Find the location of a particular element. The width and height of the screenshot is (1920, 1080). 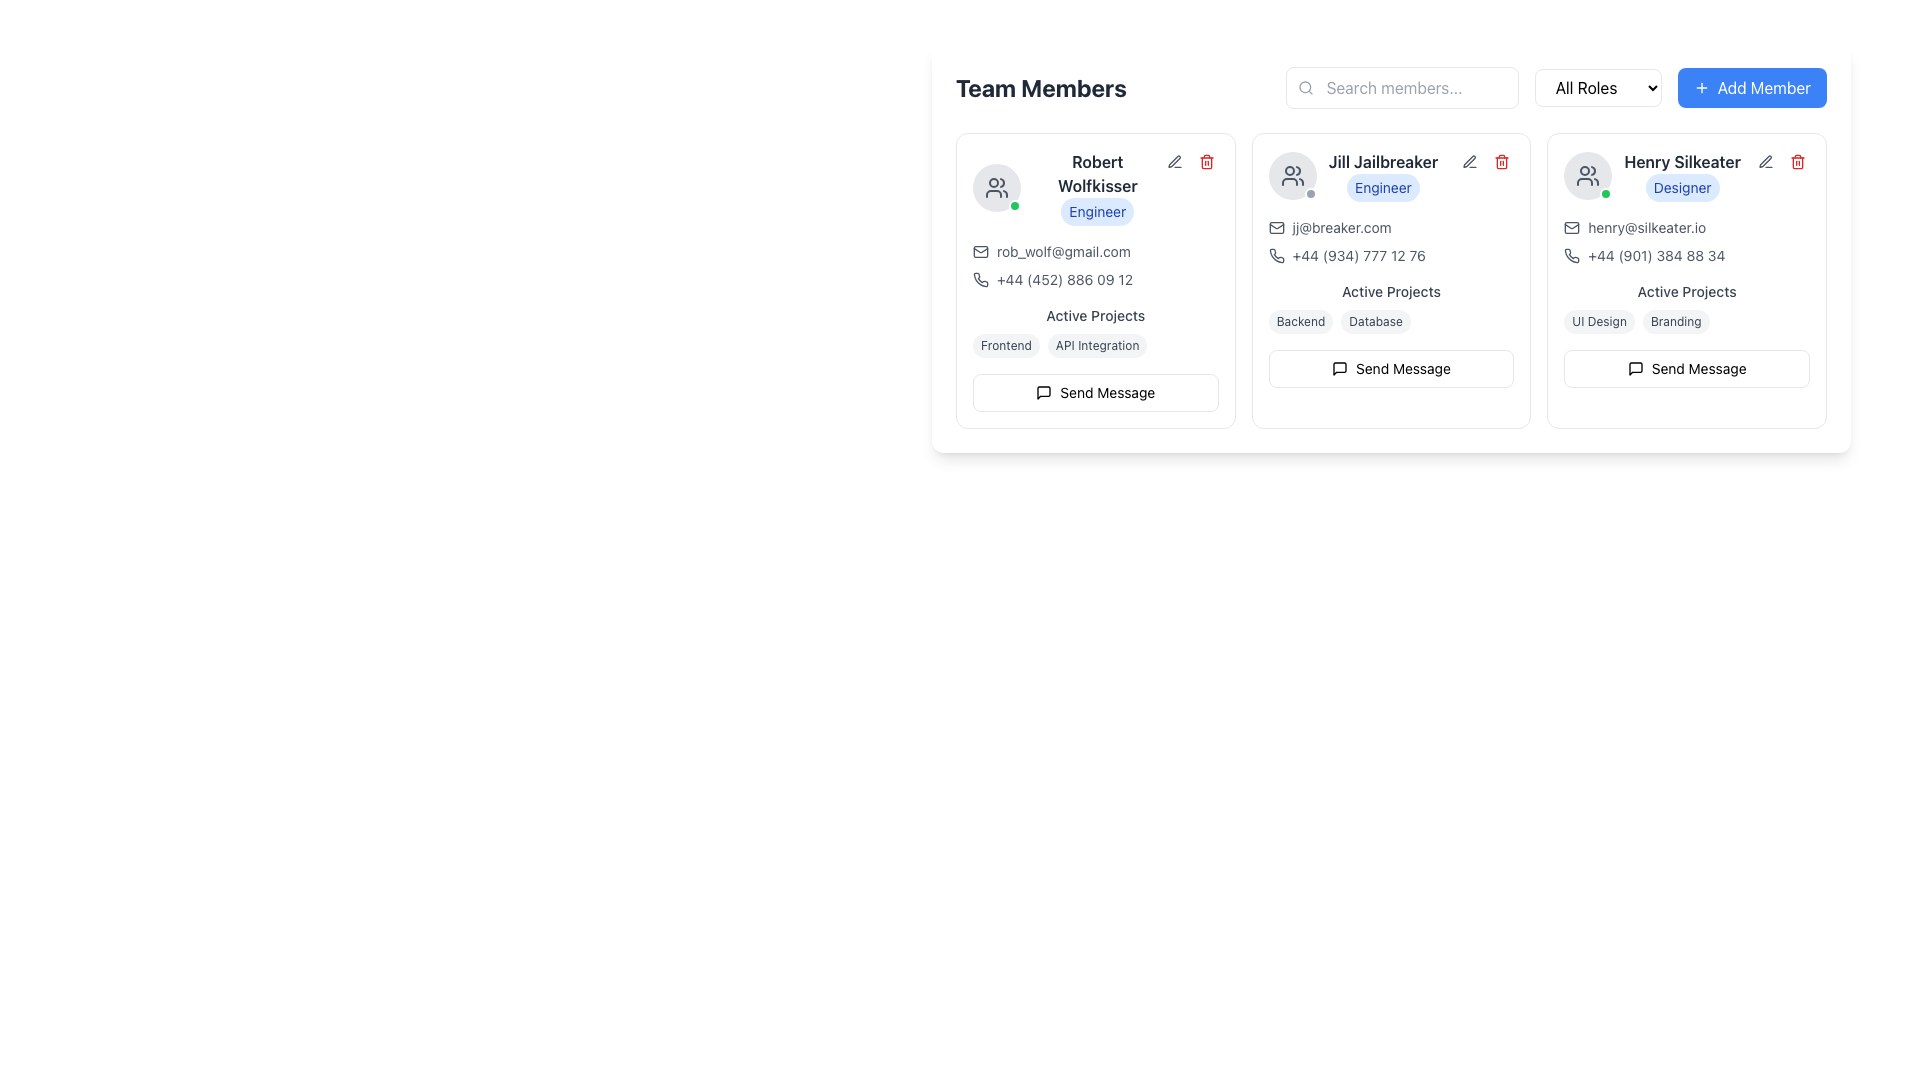

the message square icon located within the second user profile card under 'Jill Jailbreaker', which is positioned near the action buttons for visual context is located at coordinates (1340, 369).